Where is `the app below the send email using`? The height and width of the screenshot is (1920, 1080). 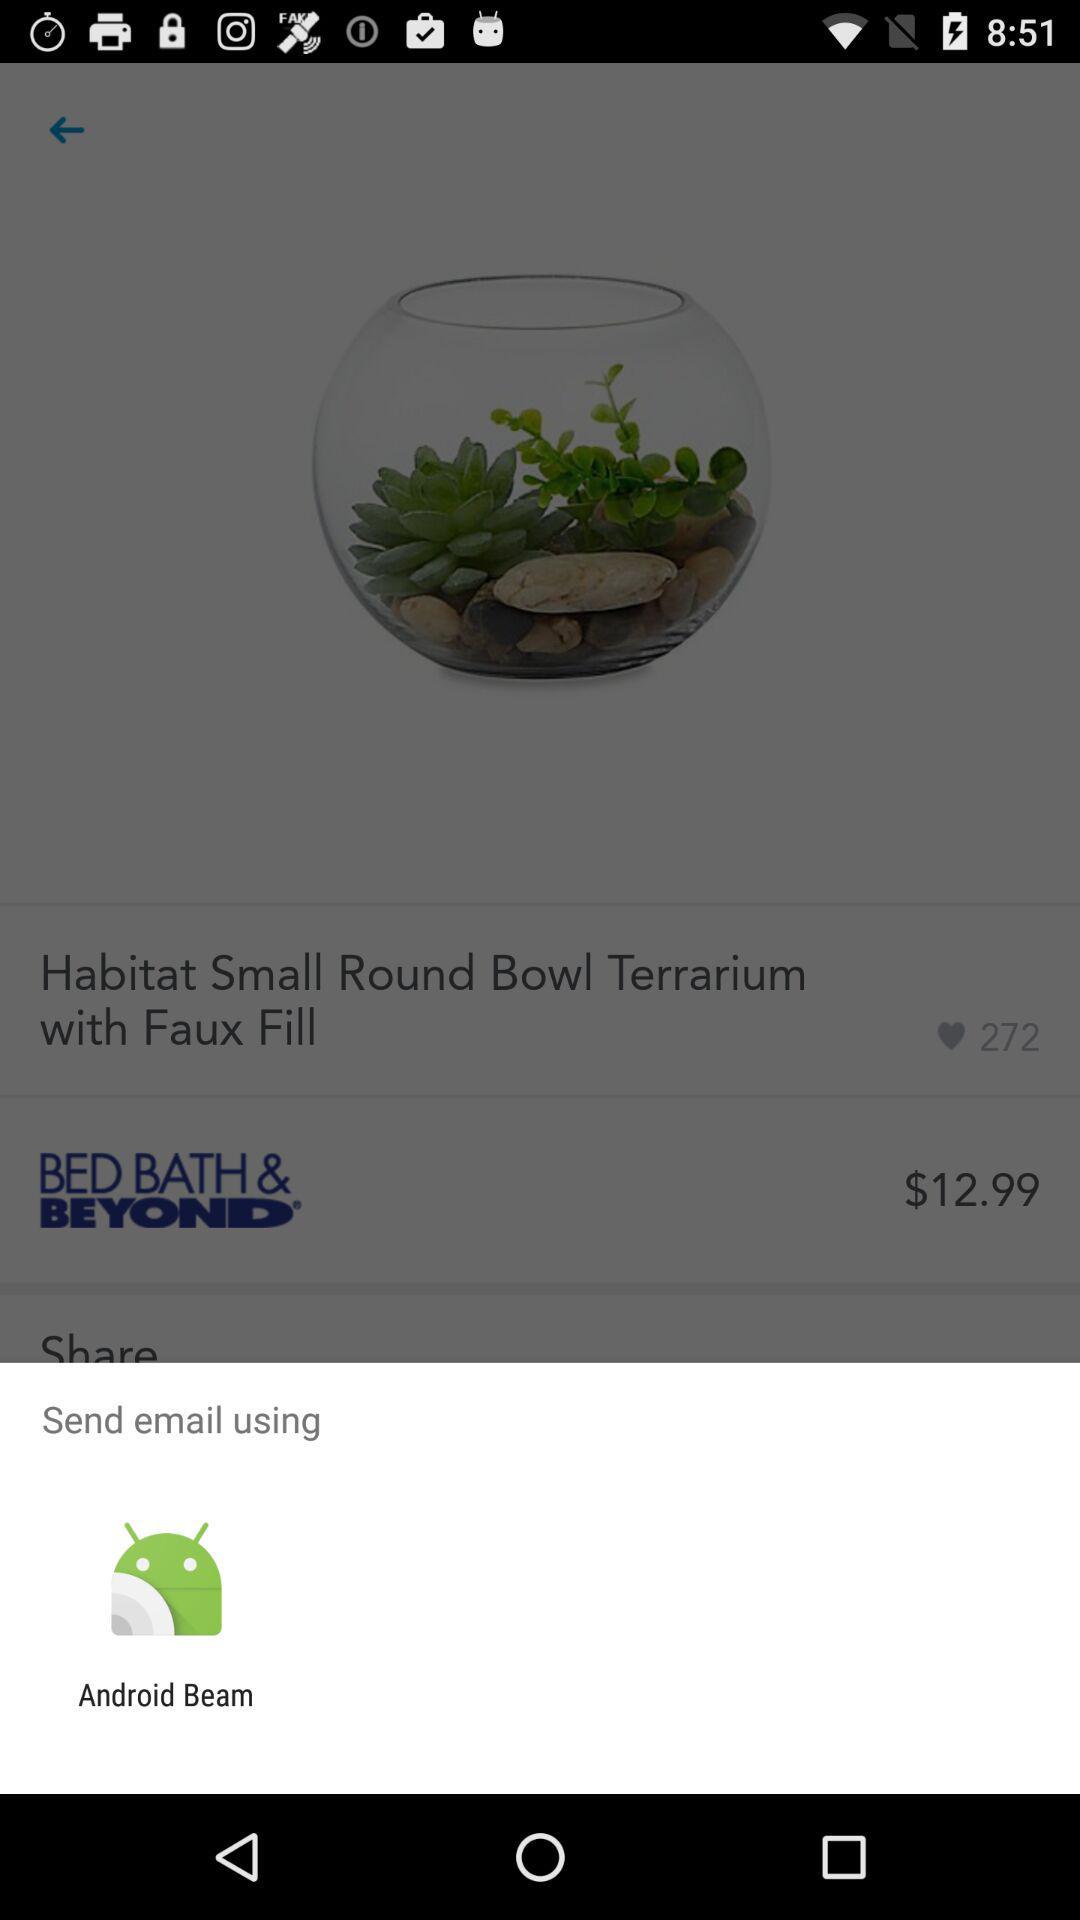
the app below the send email using is located at coordinates (165, 1579).